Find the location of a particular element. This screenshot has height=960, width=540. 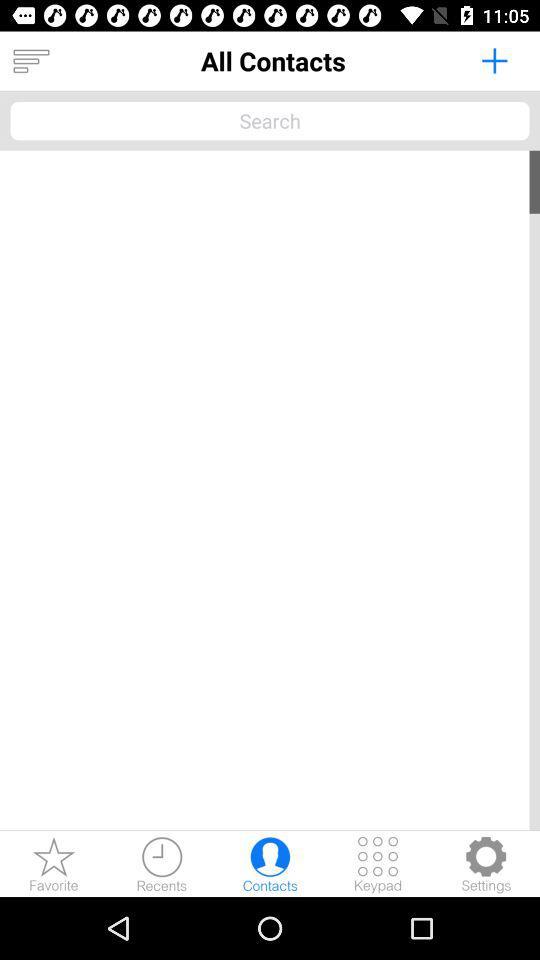

the dialpad icon is located at coordinates (378, 863).